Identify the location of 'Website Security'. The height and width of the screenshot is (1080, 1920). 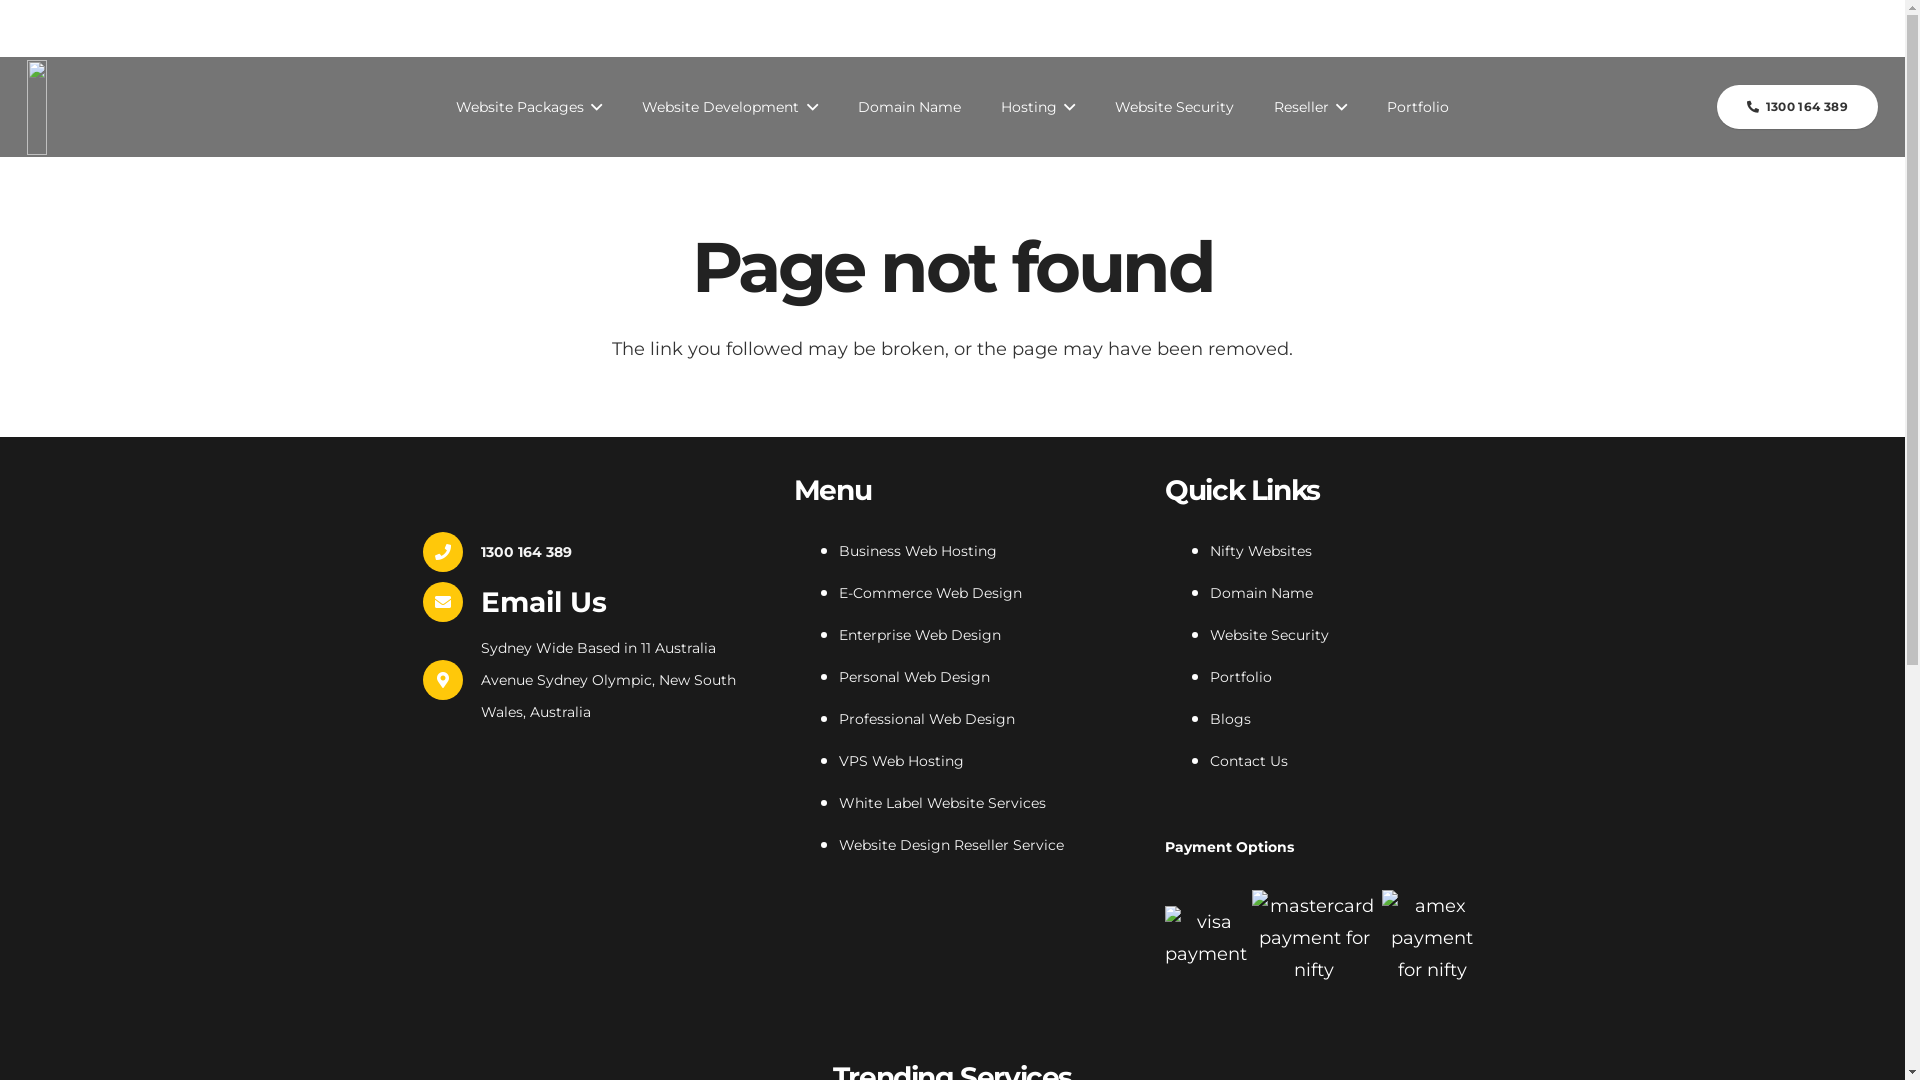
(1268, 635).